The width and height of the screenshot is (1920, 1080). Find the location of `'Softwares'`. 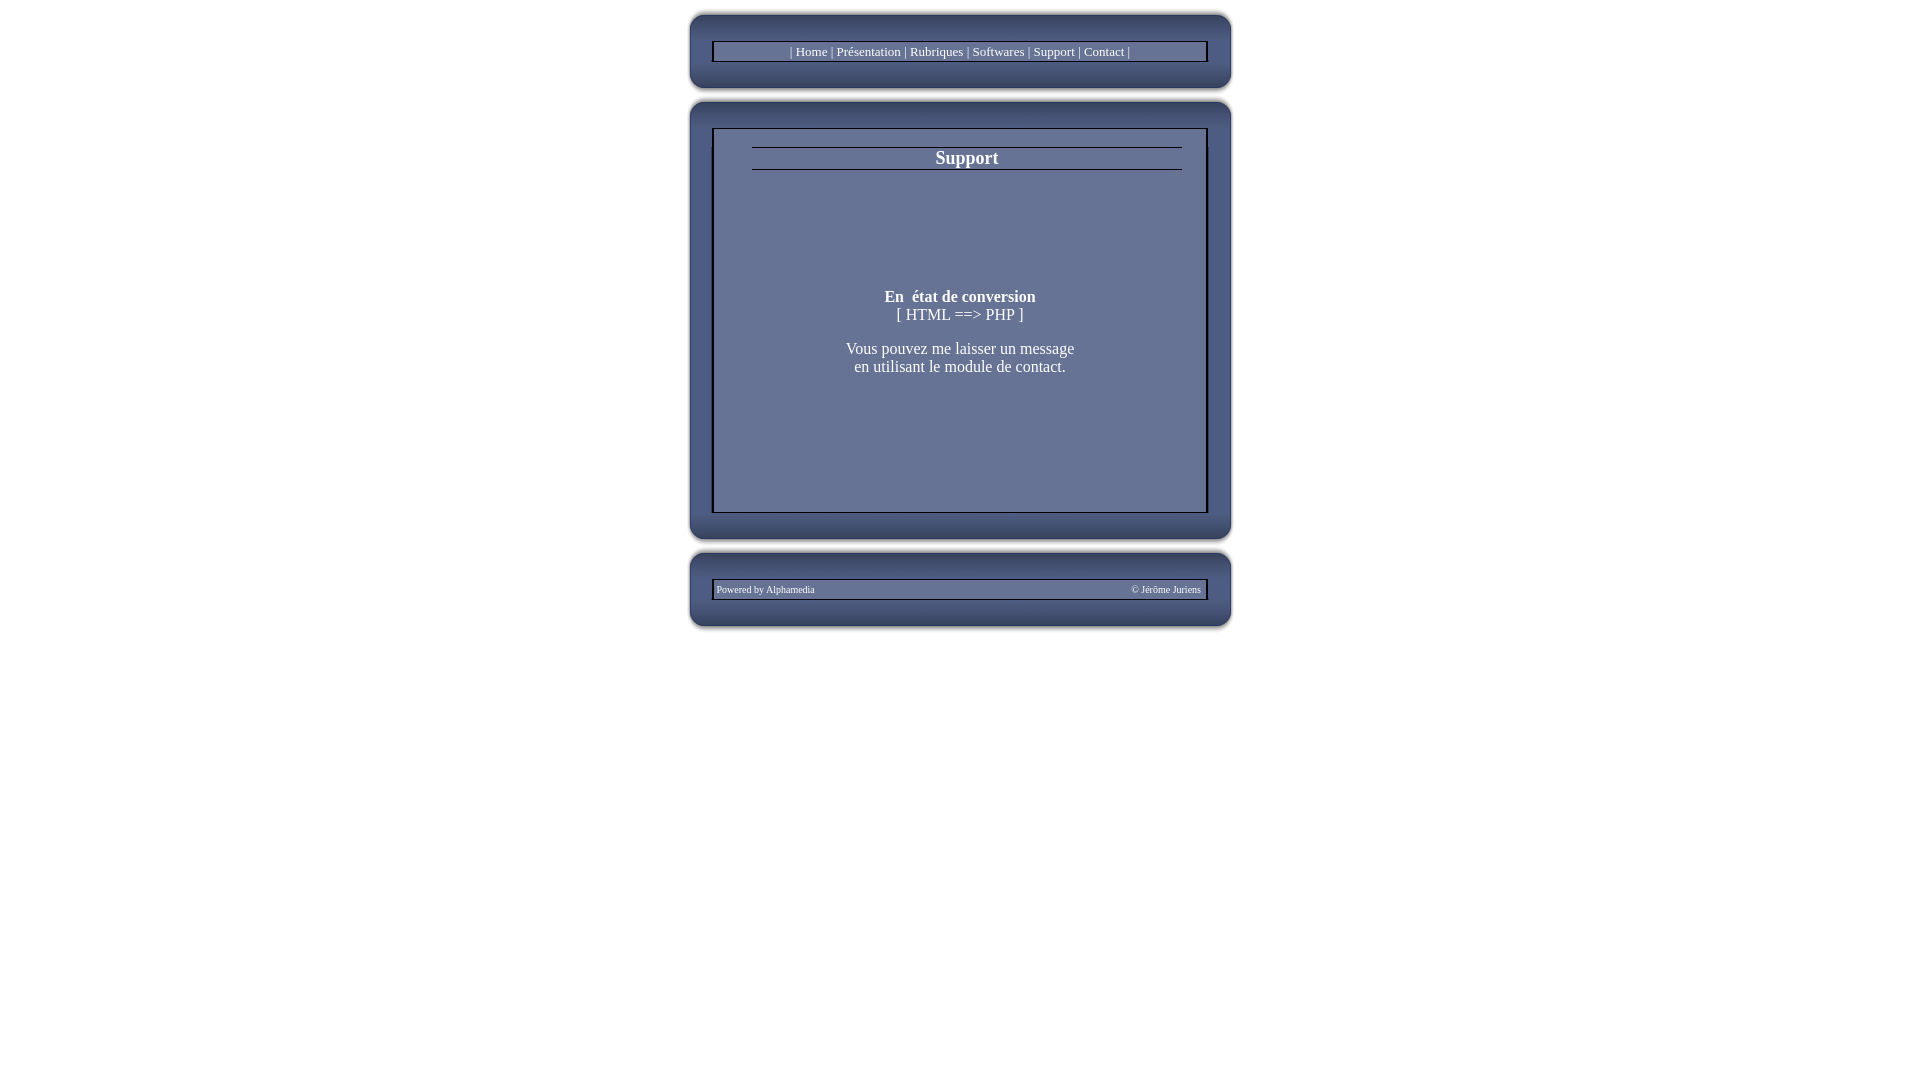

'Softwares' is located at coordinates (998, 50).